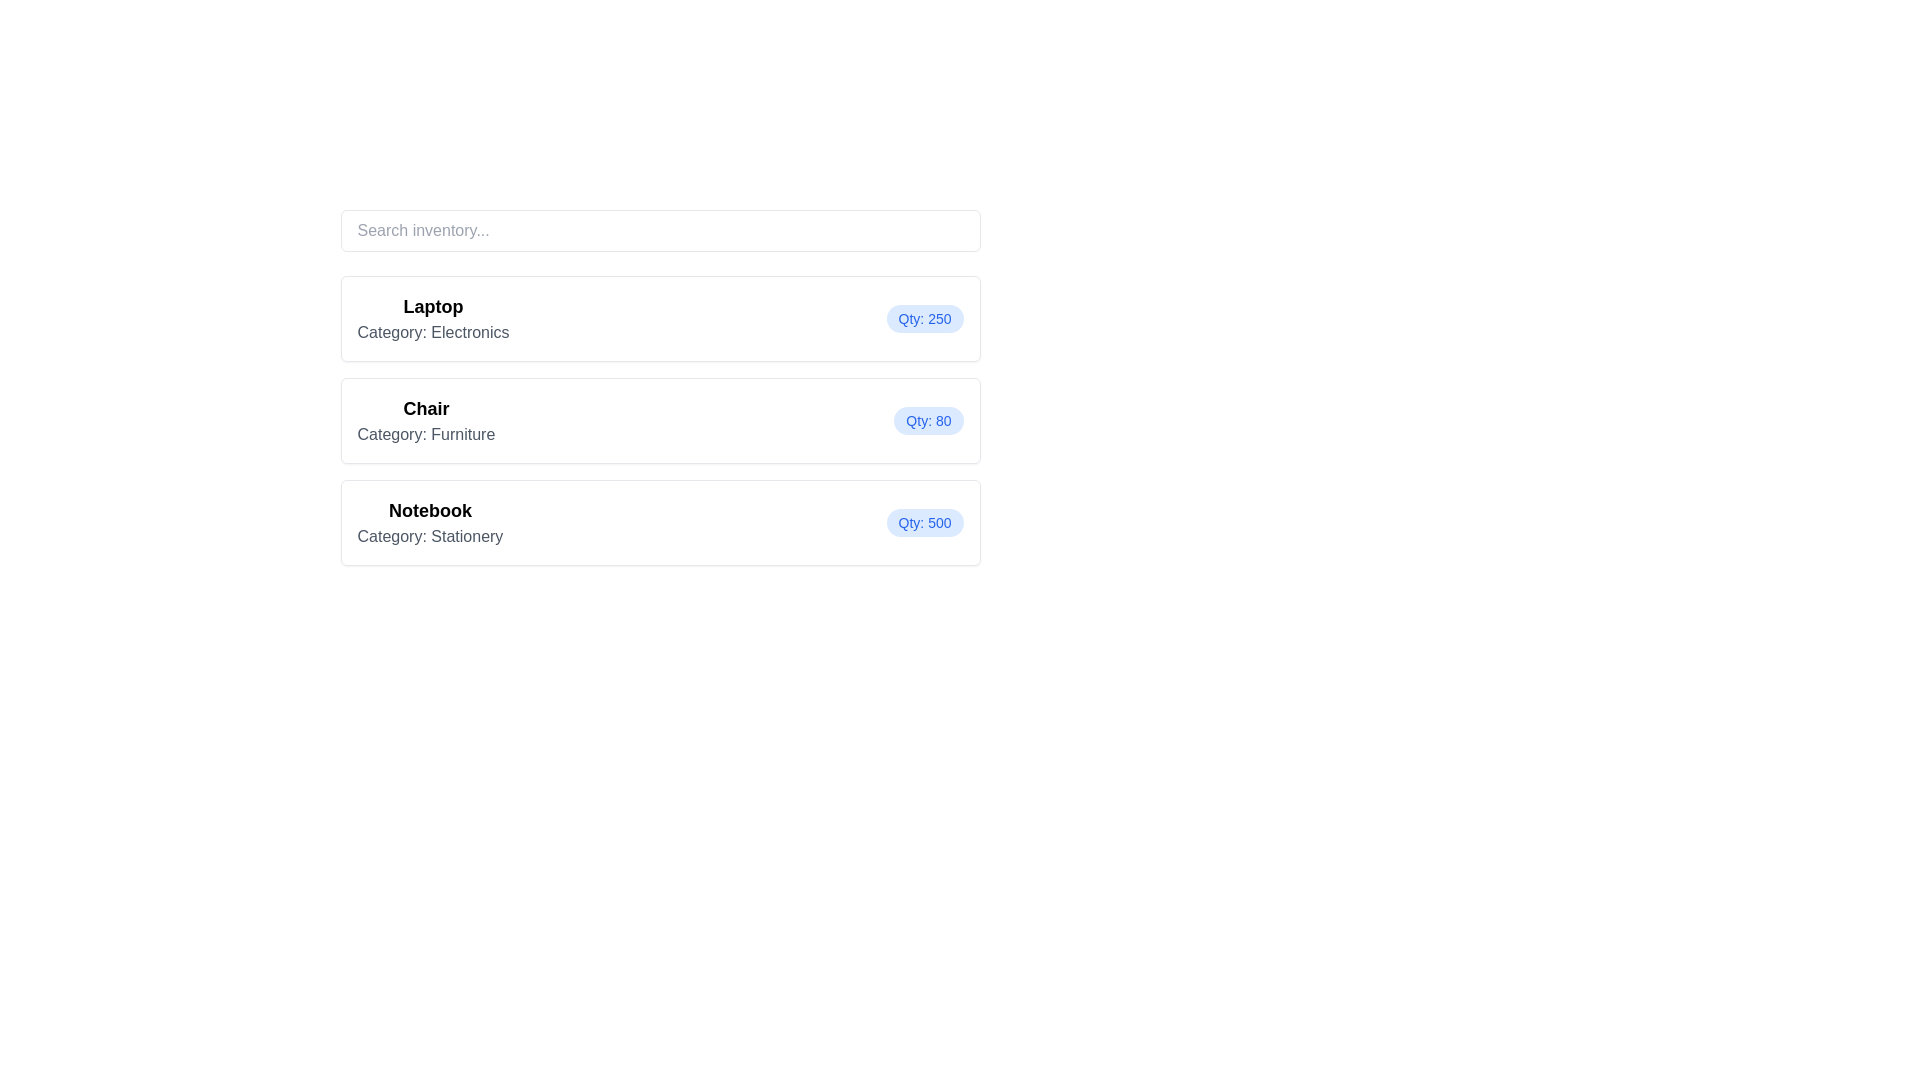  Describe the element at coordinates (429, 522) in the screenshot. I see `the Text Display Unit displaying 'Notebook' and 'Category: Stationery', which is the left-aligned text group in the third list item on the page` at that location.